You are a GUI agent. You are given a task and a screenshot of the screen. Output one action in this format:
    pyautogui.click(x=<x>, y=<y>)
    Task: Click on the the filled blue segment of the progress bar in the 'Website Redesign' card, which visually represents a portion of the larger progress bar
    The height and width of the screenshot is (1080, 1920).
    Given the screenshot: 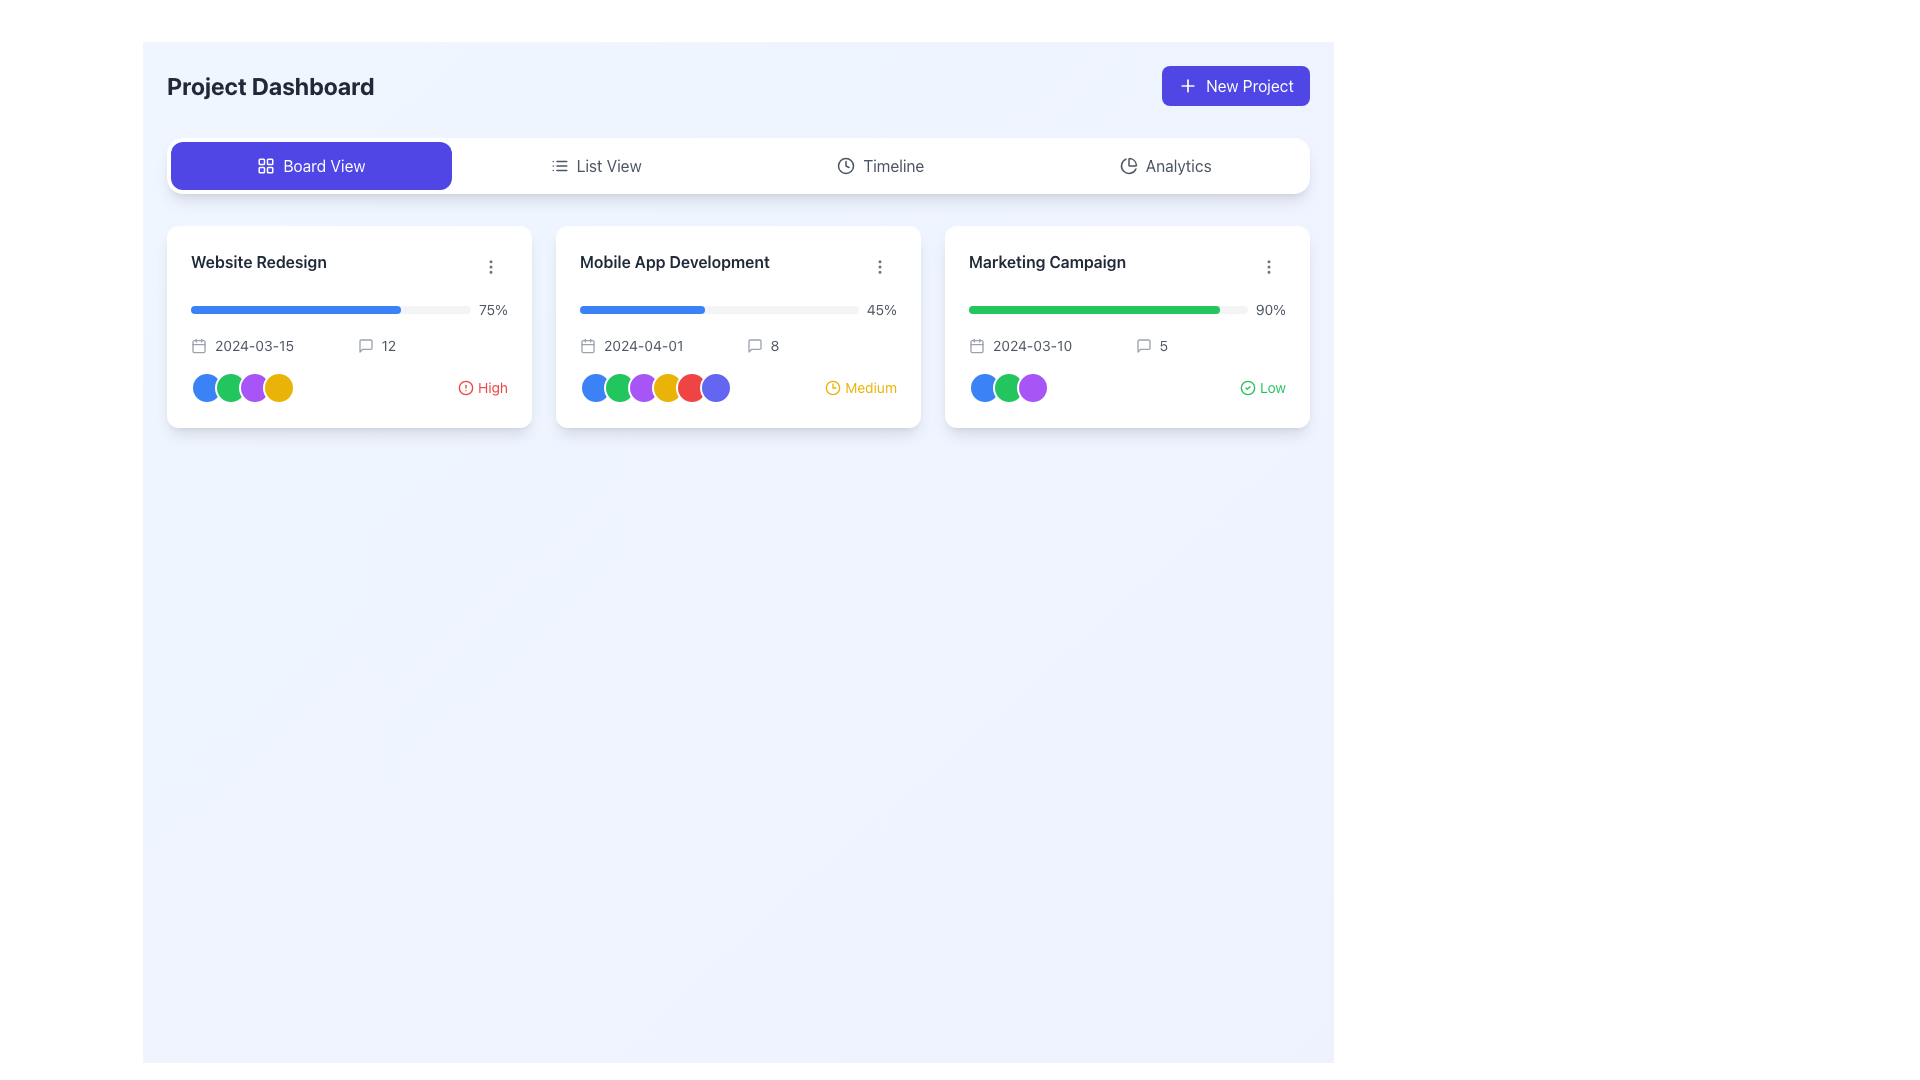 What is the action you would take?
    pyautogui.click(x=295, y=309)
    